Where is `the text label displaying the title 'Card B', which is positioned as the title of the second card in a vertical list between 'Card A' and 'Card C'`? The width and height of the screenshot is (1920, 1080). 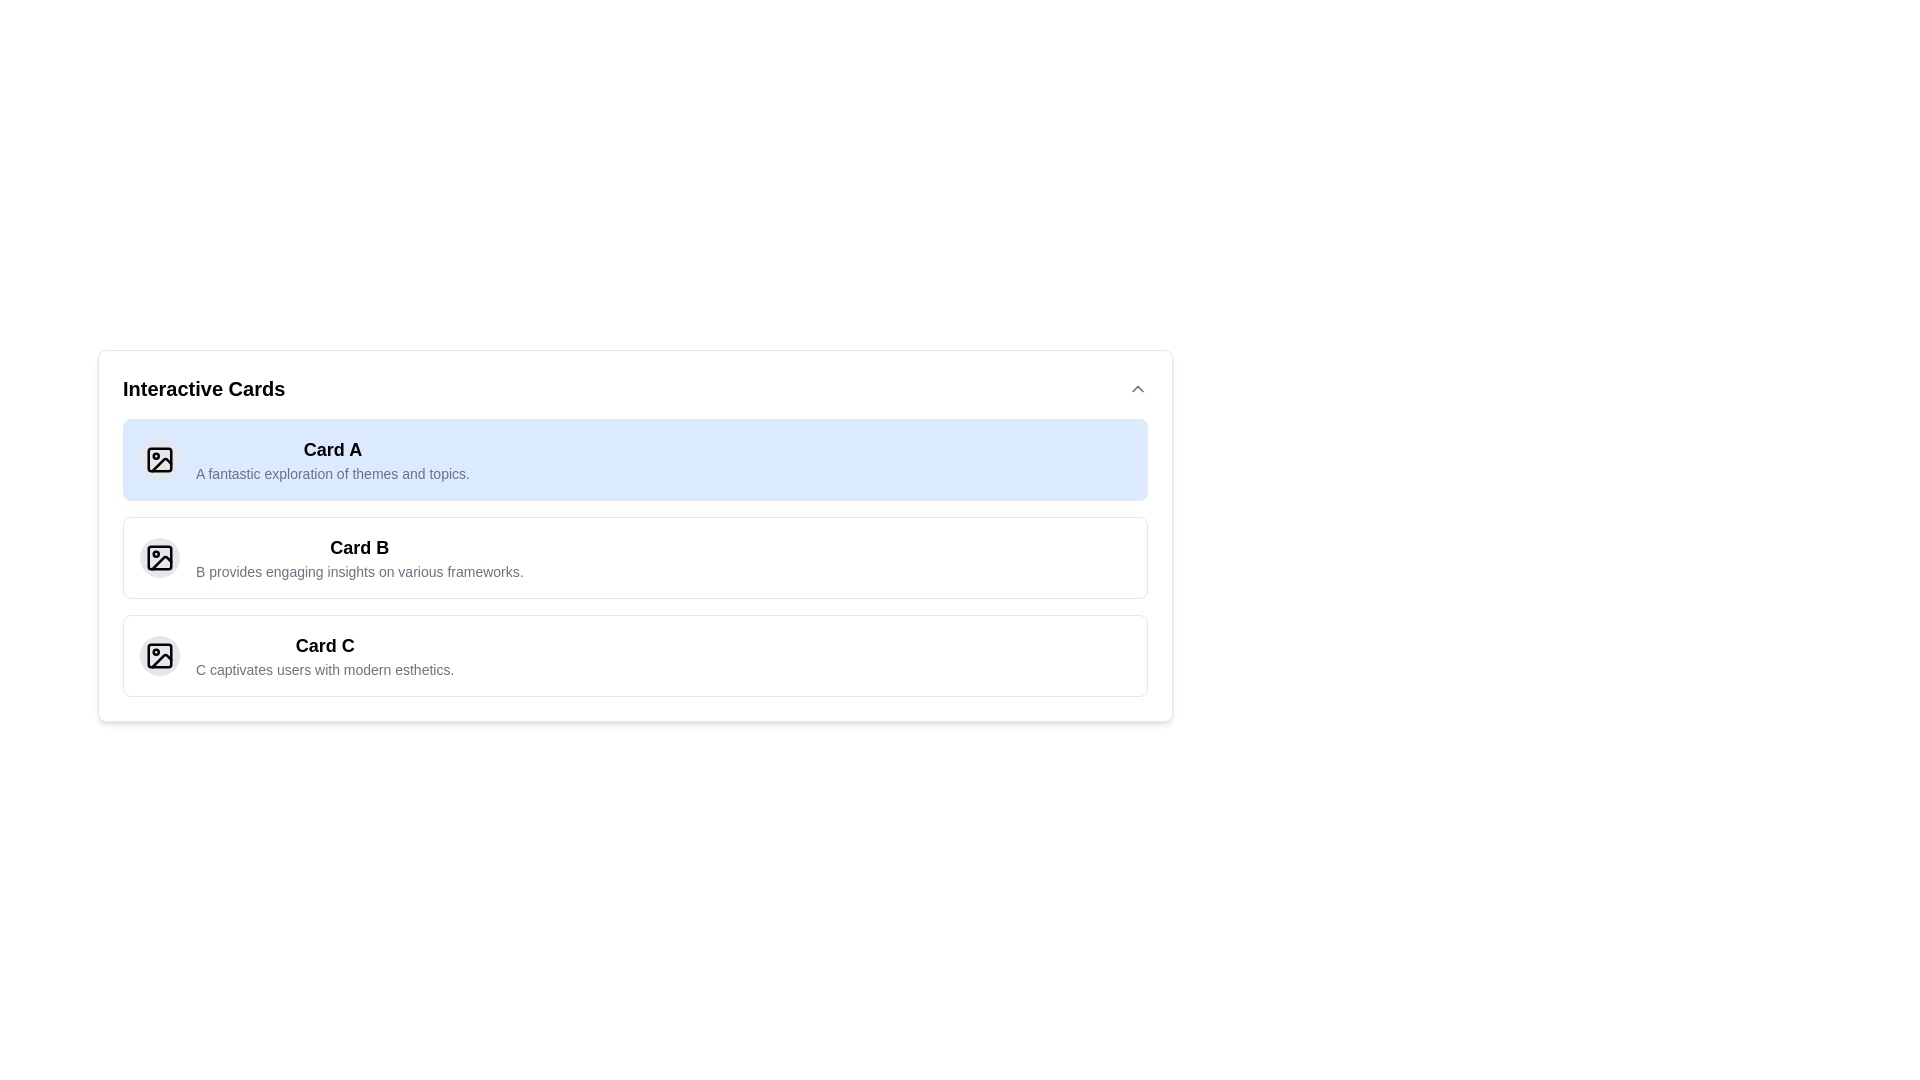 the text label displaying the title 'Card B', which is positioned as the title of the second card in a vertical list between 'Card A' and 'Card C' is located at coordinates (359, 547).